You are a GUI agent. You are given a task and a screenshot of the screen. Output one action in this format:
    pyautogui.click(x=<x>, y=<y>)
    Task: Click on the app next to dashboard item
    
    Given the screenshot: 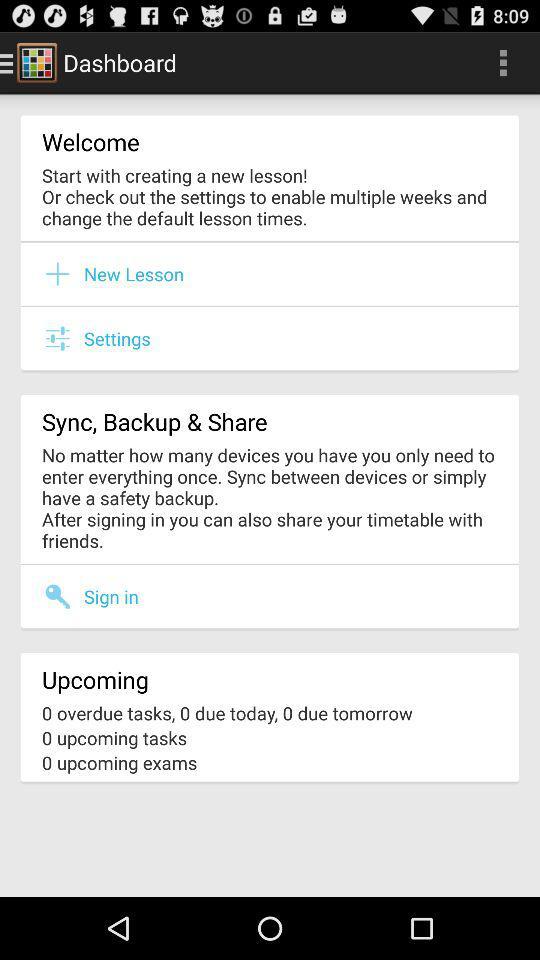 What is the action you would take?
    pyautogui.click(x=502, y=62)
    